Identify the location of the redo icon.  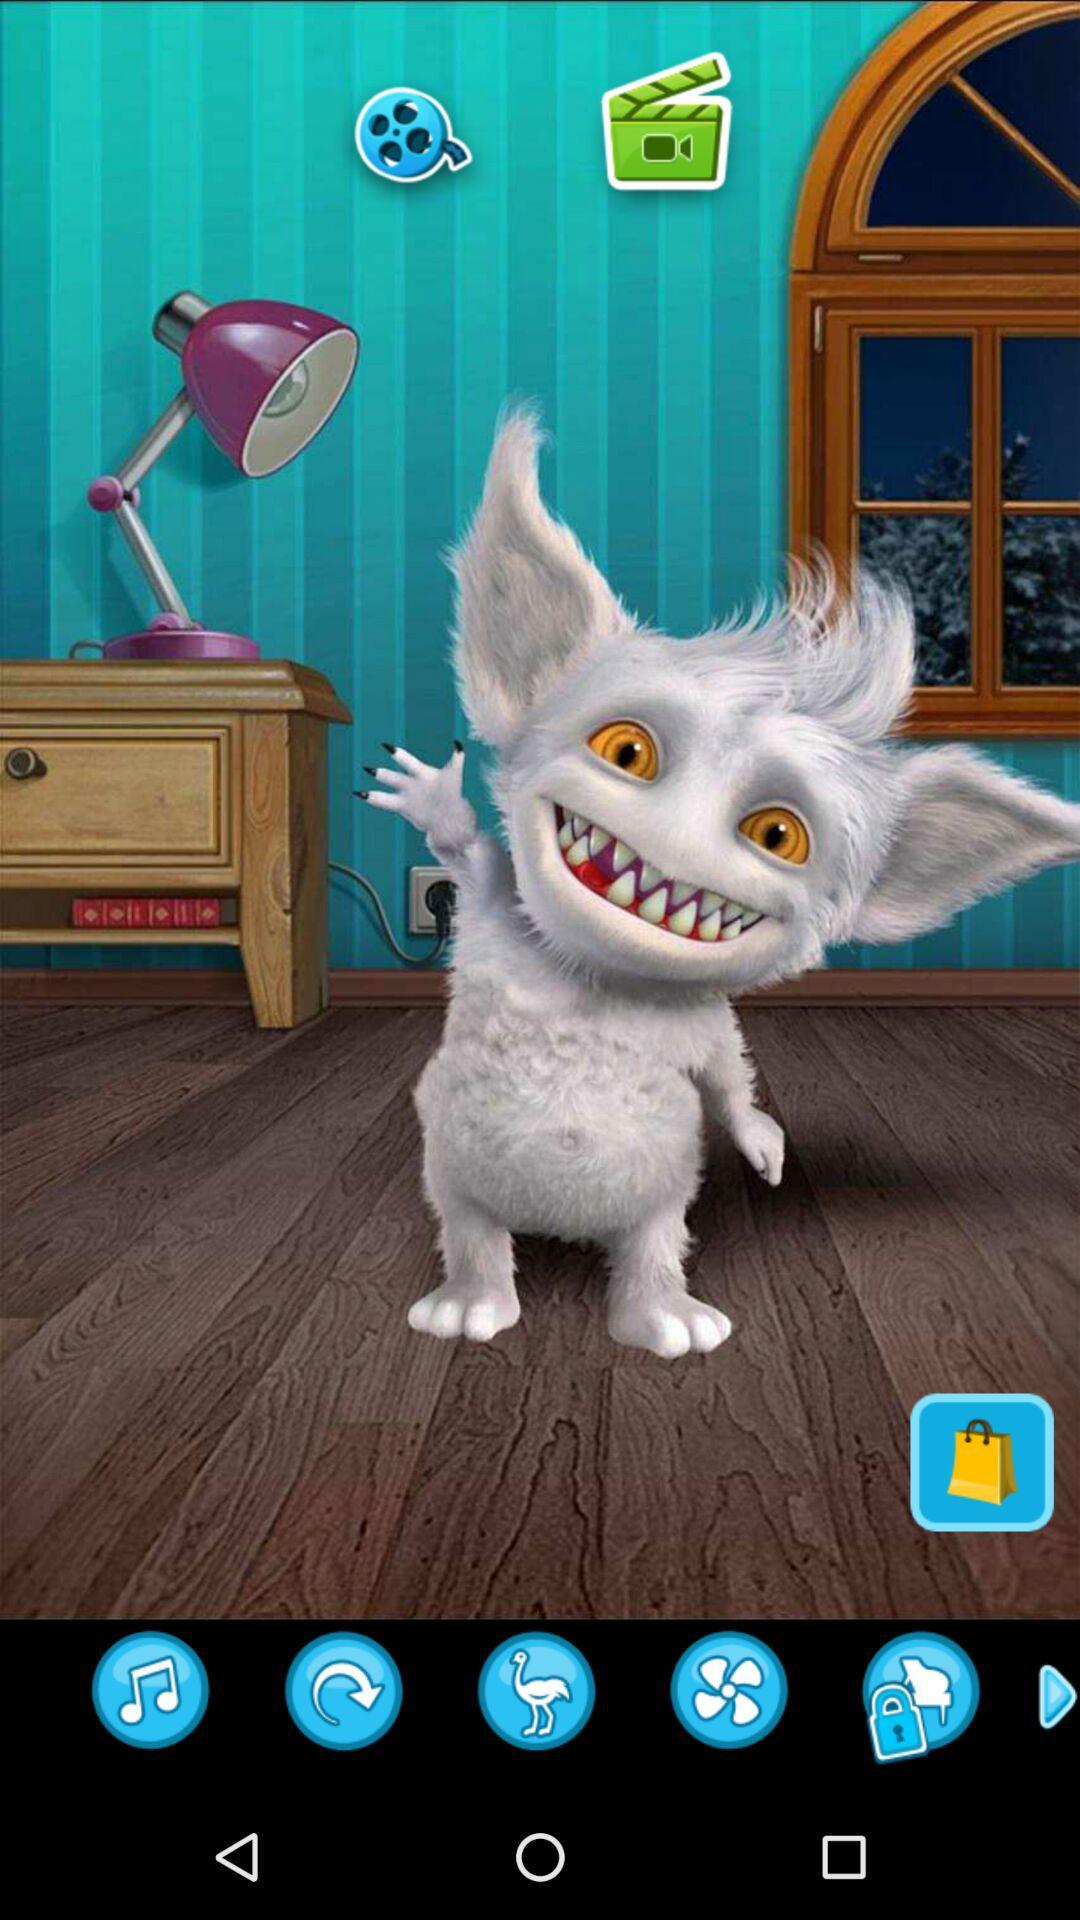
(343, 1816).